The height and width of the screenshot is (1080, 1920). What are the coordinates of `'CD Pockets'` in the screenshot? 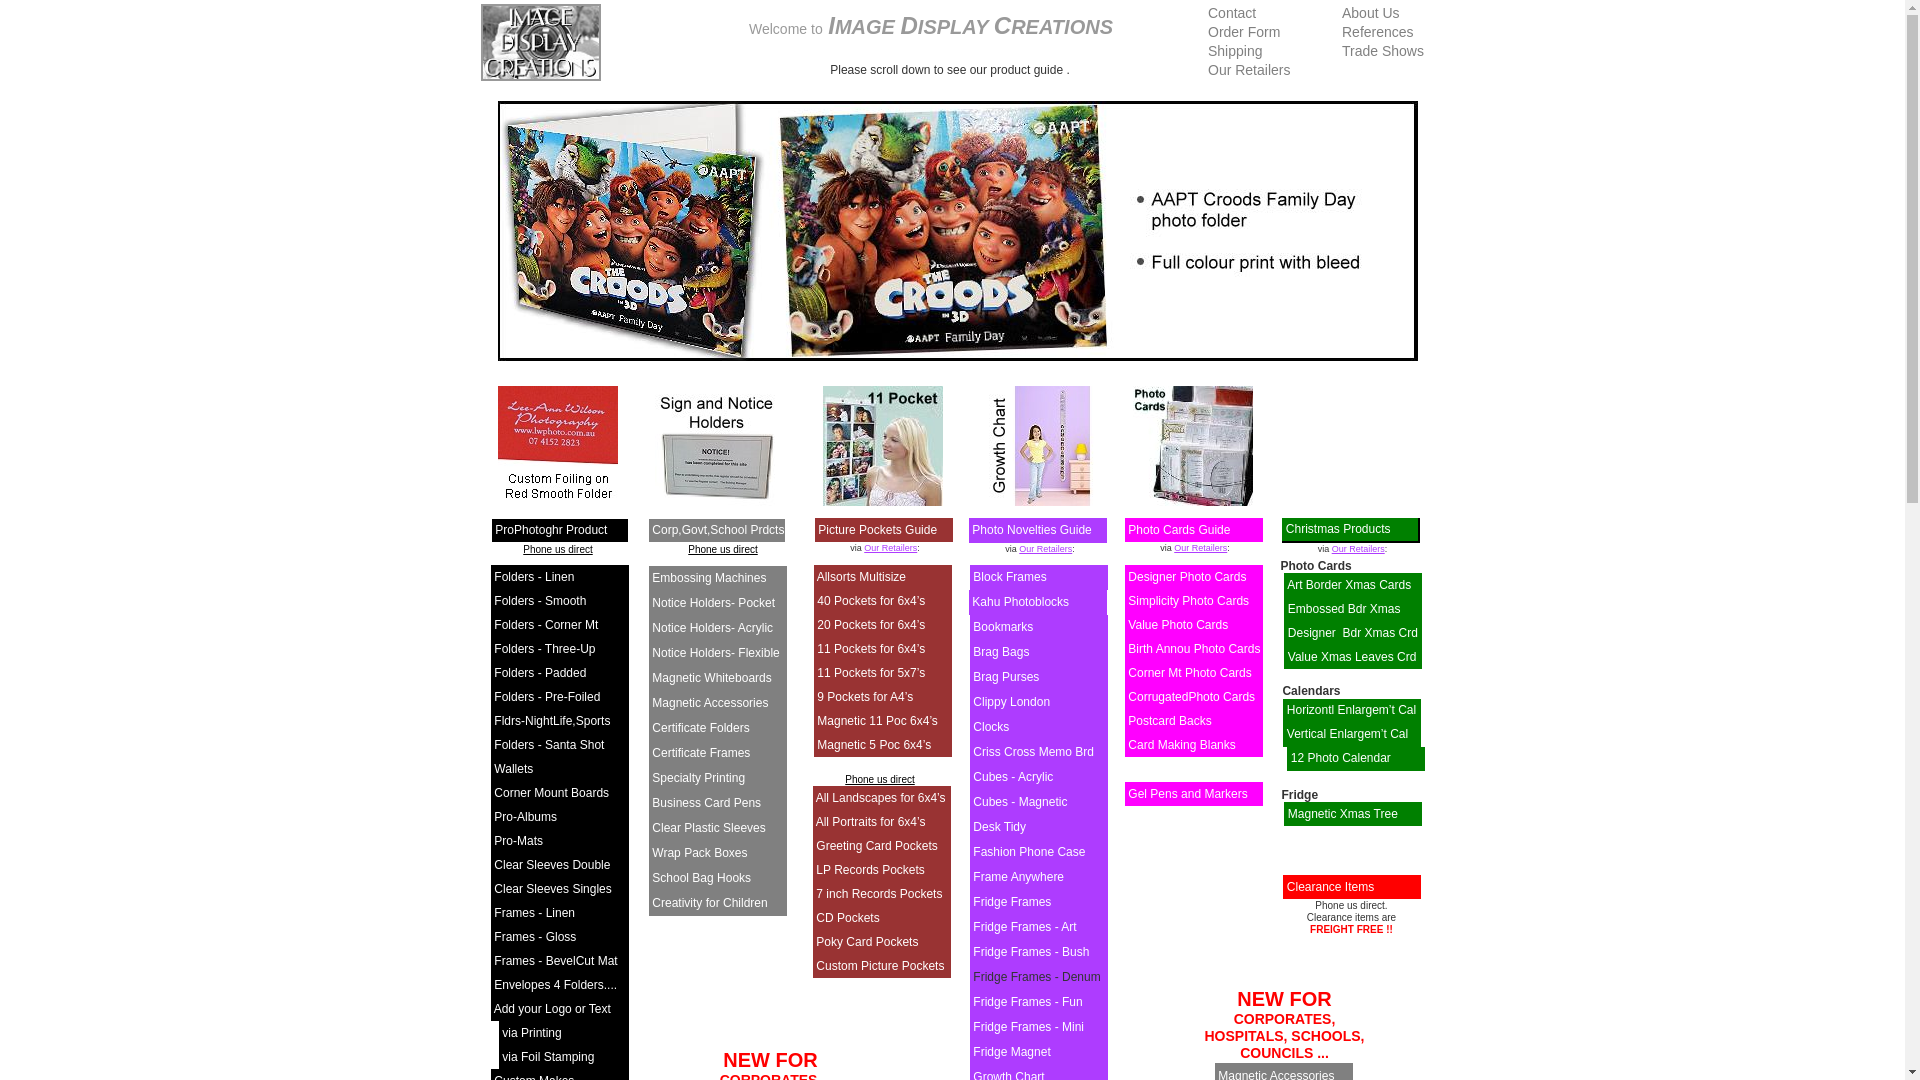 It's located at (847, 918).